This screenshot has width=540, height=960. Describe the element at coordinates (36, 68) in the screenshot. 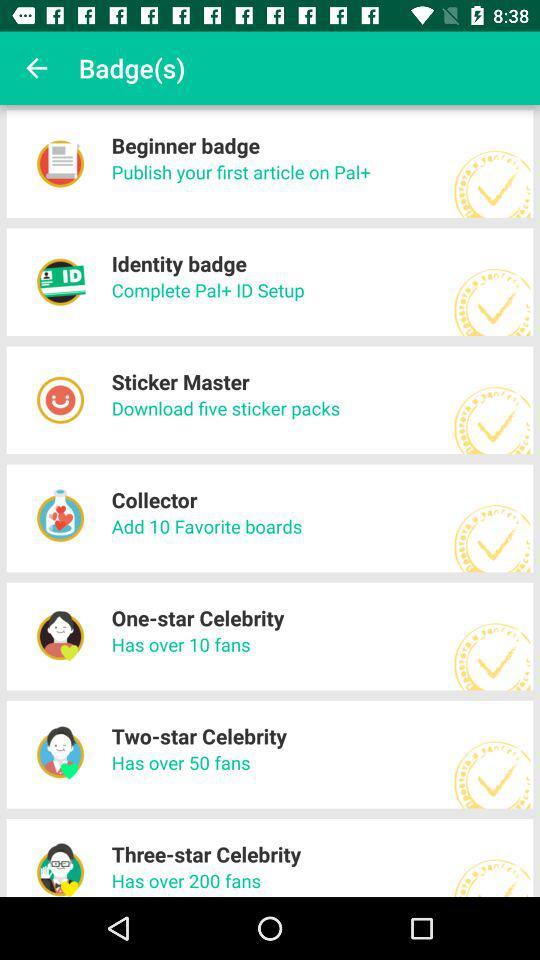

I see `the app next to badge(s) icon` at that location.